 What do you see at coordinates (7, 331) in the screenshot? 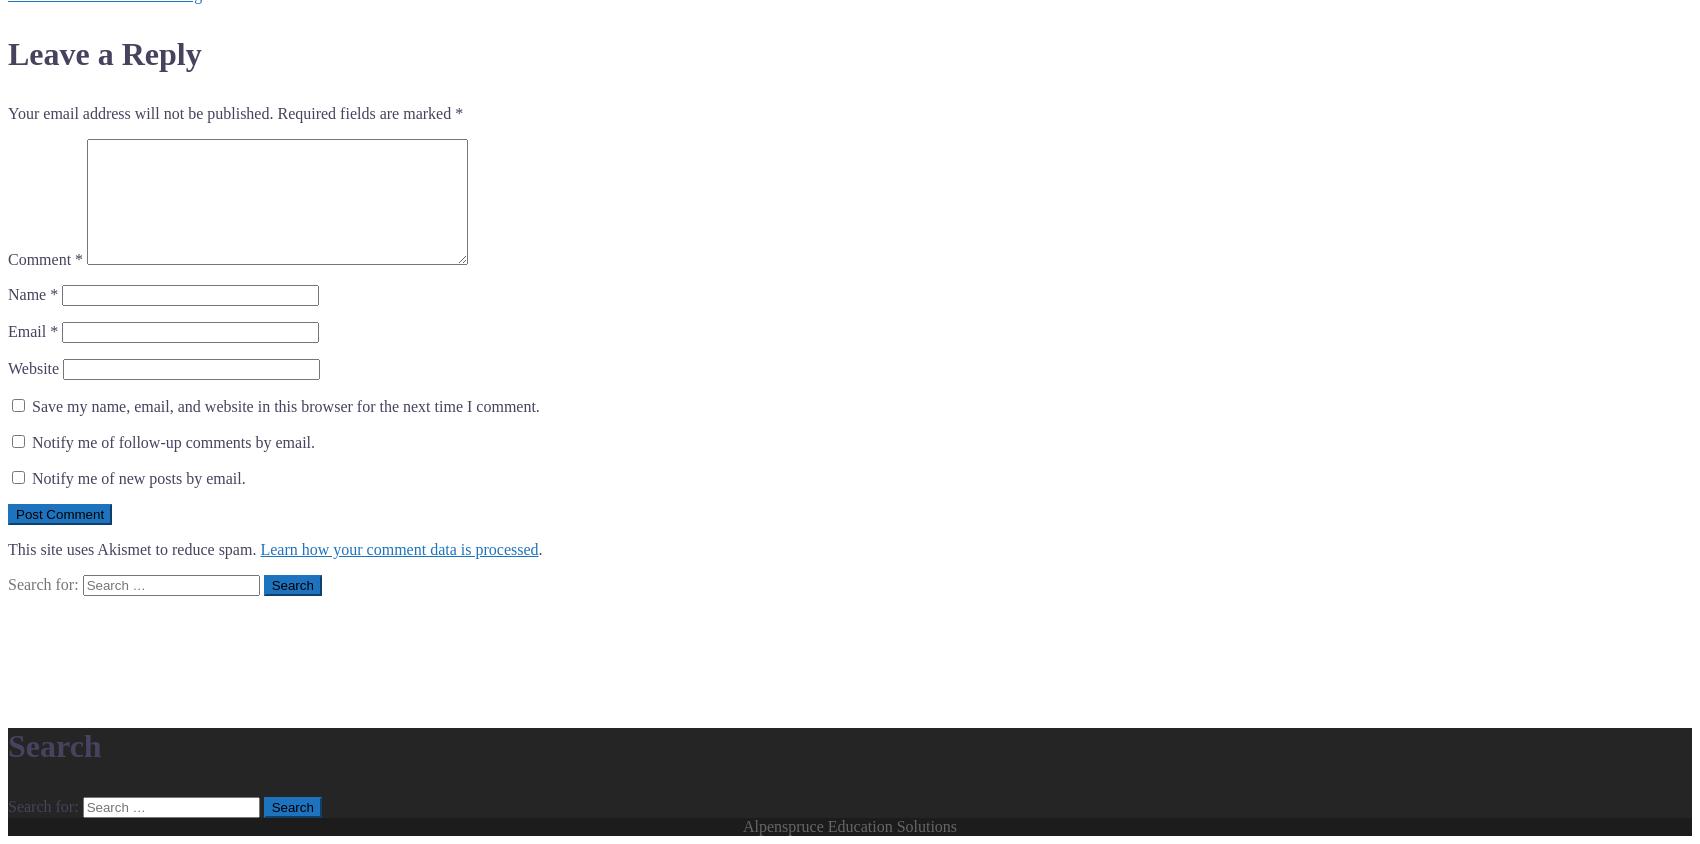
I see `'Email'` at bounding box center [7, 331].